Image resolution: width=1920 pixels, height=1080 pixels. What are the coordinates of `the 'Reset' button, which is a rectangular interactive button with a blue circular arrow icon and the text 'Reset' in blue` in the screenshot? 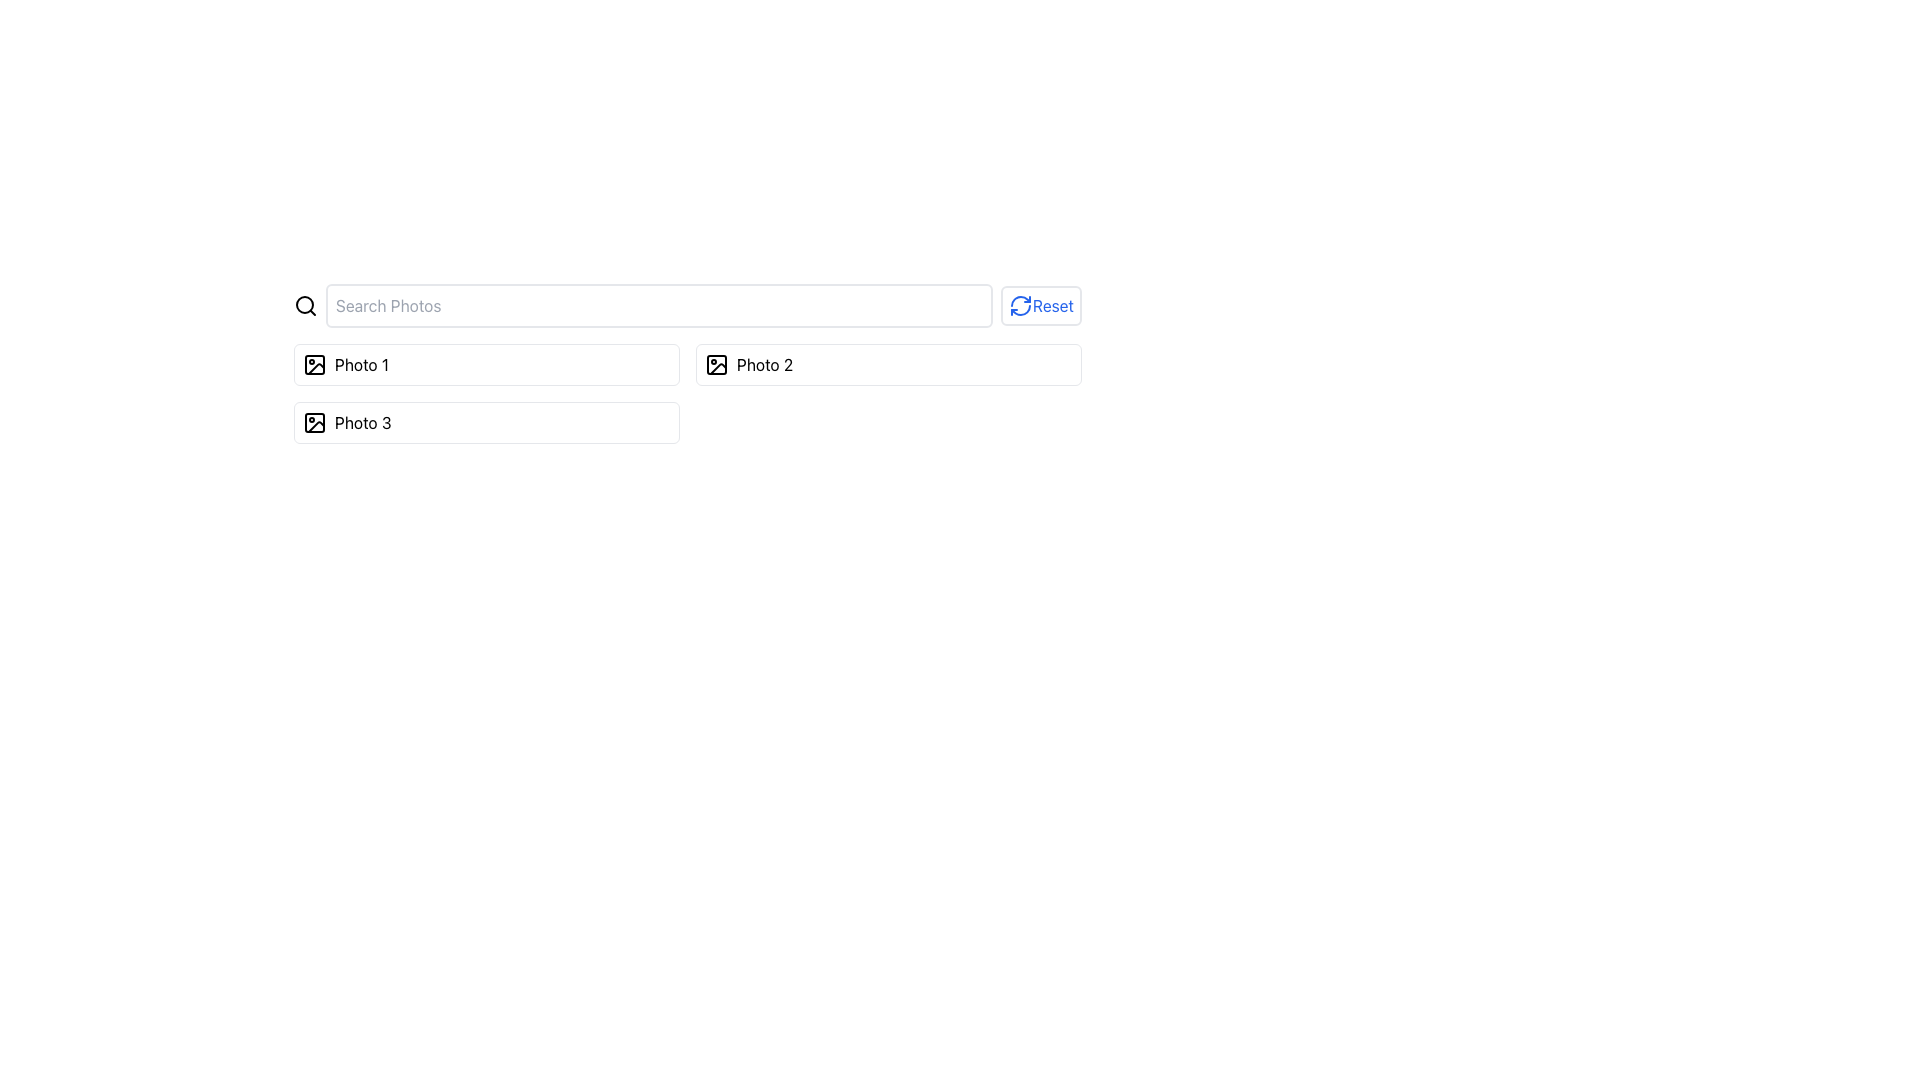 It's located at (1040, 305).